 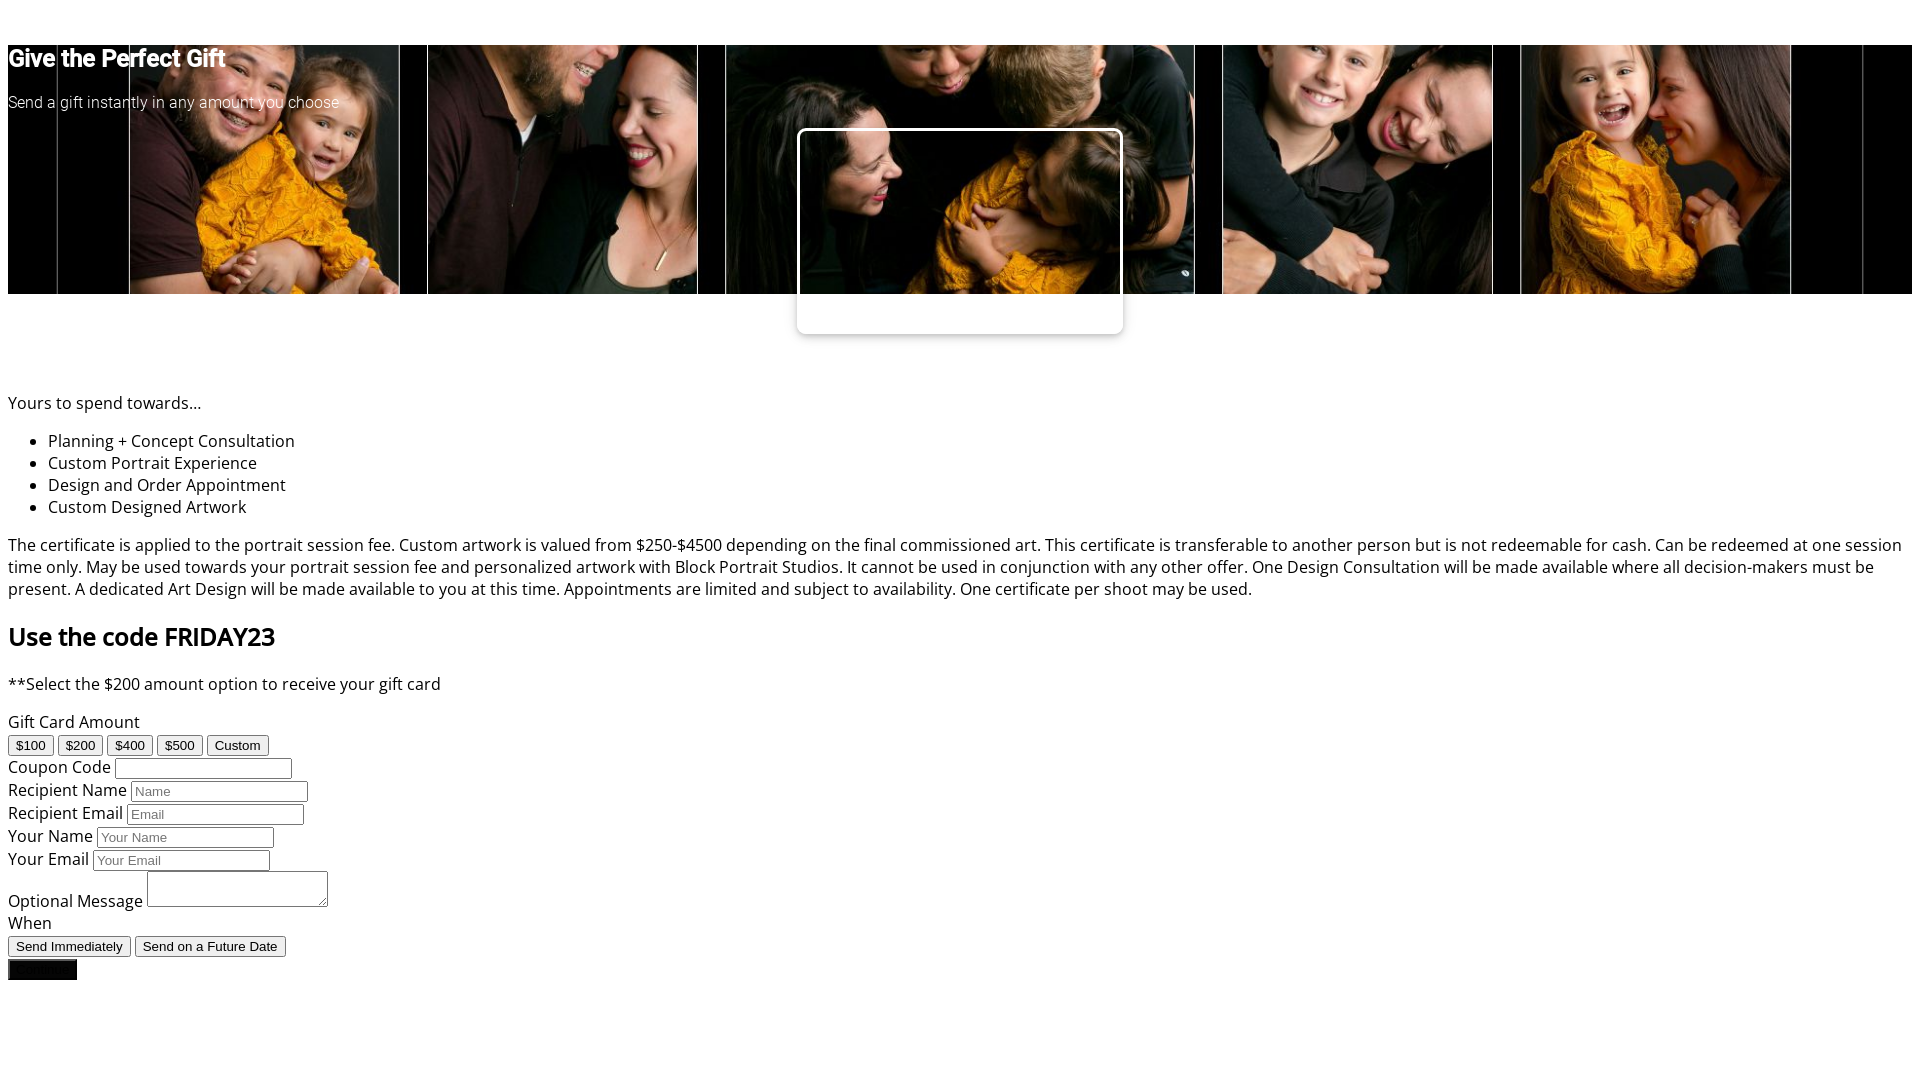 I want to click on 'Send Immediately', so click(x=69, y=945).